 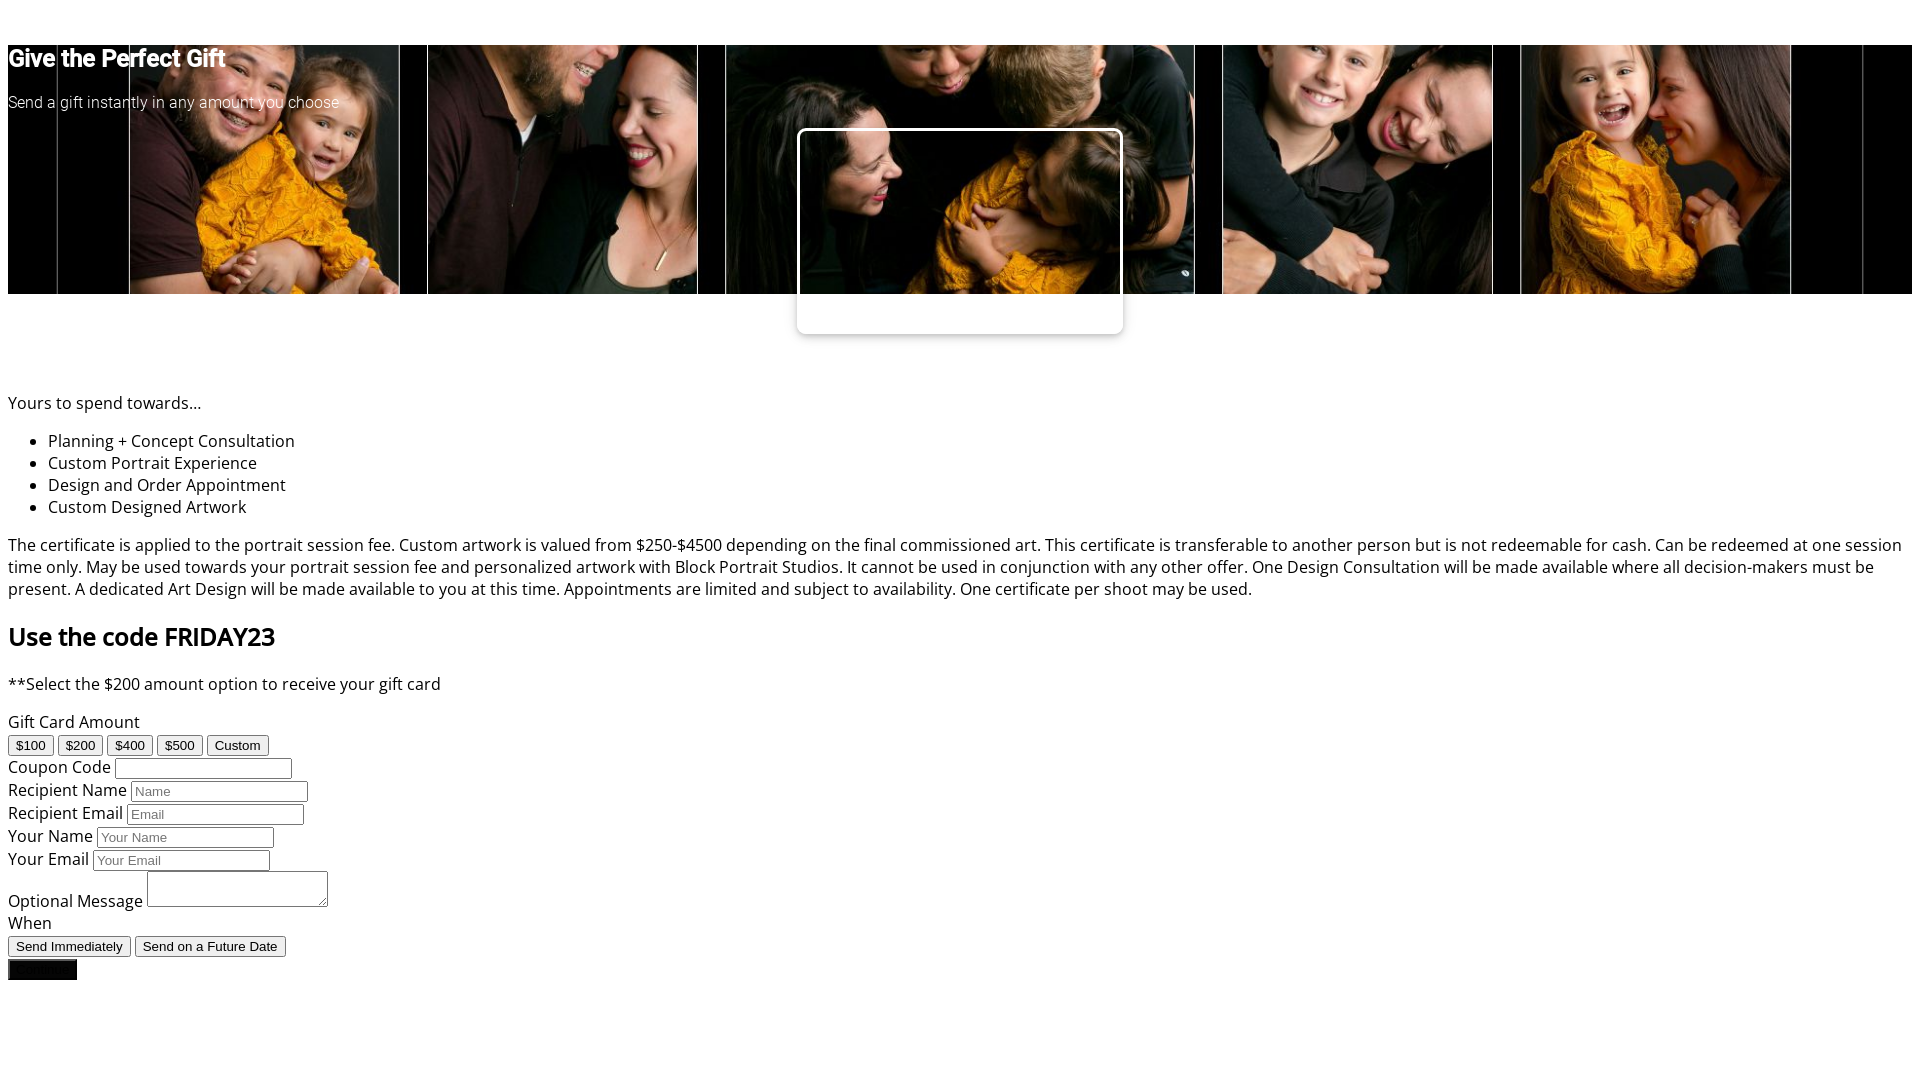 I want to click on 'Send Immediately', so click(x=69, y=945).